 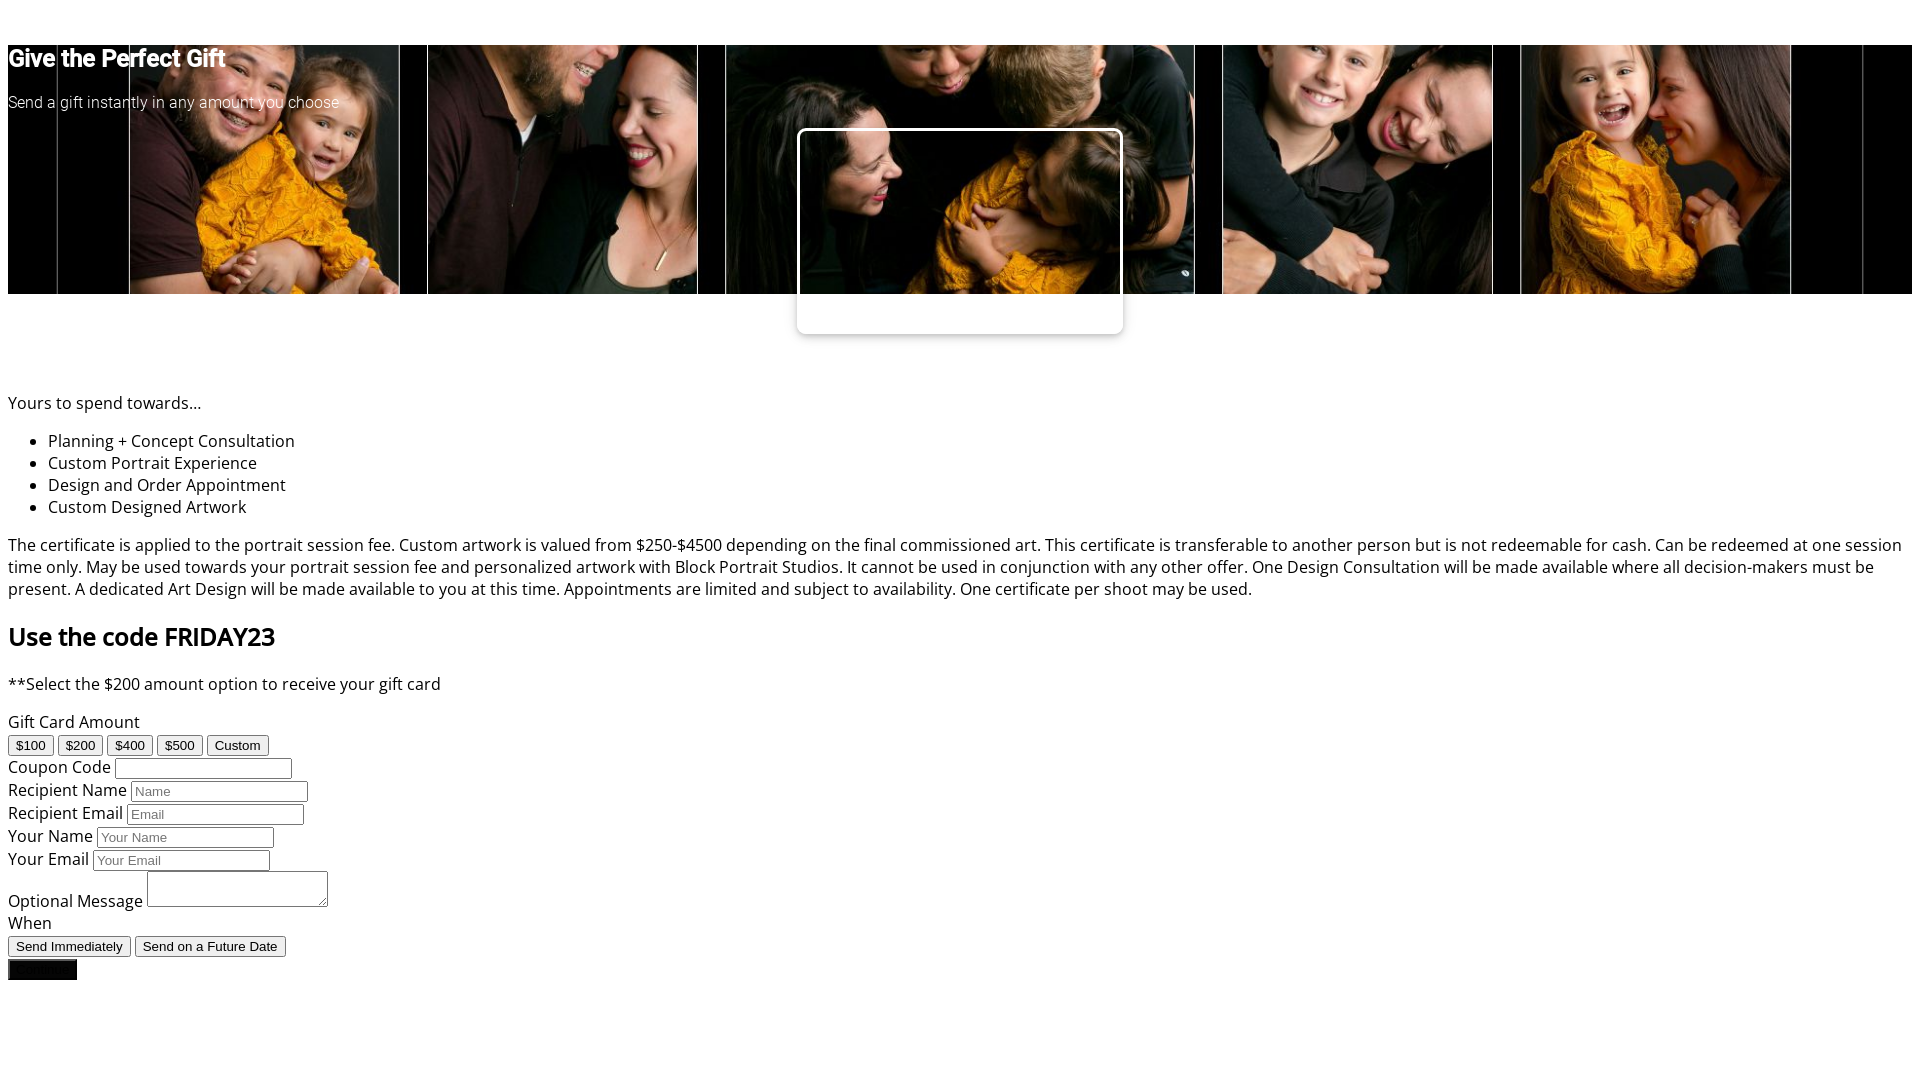 I want to click on 'Send Immediately', so click(x=69, y=945).